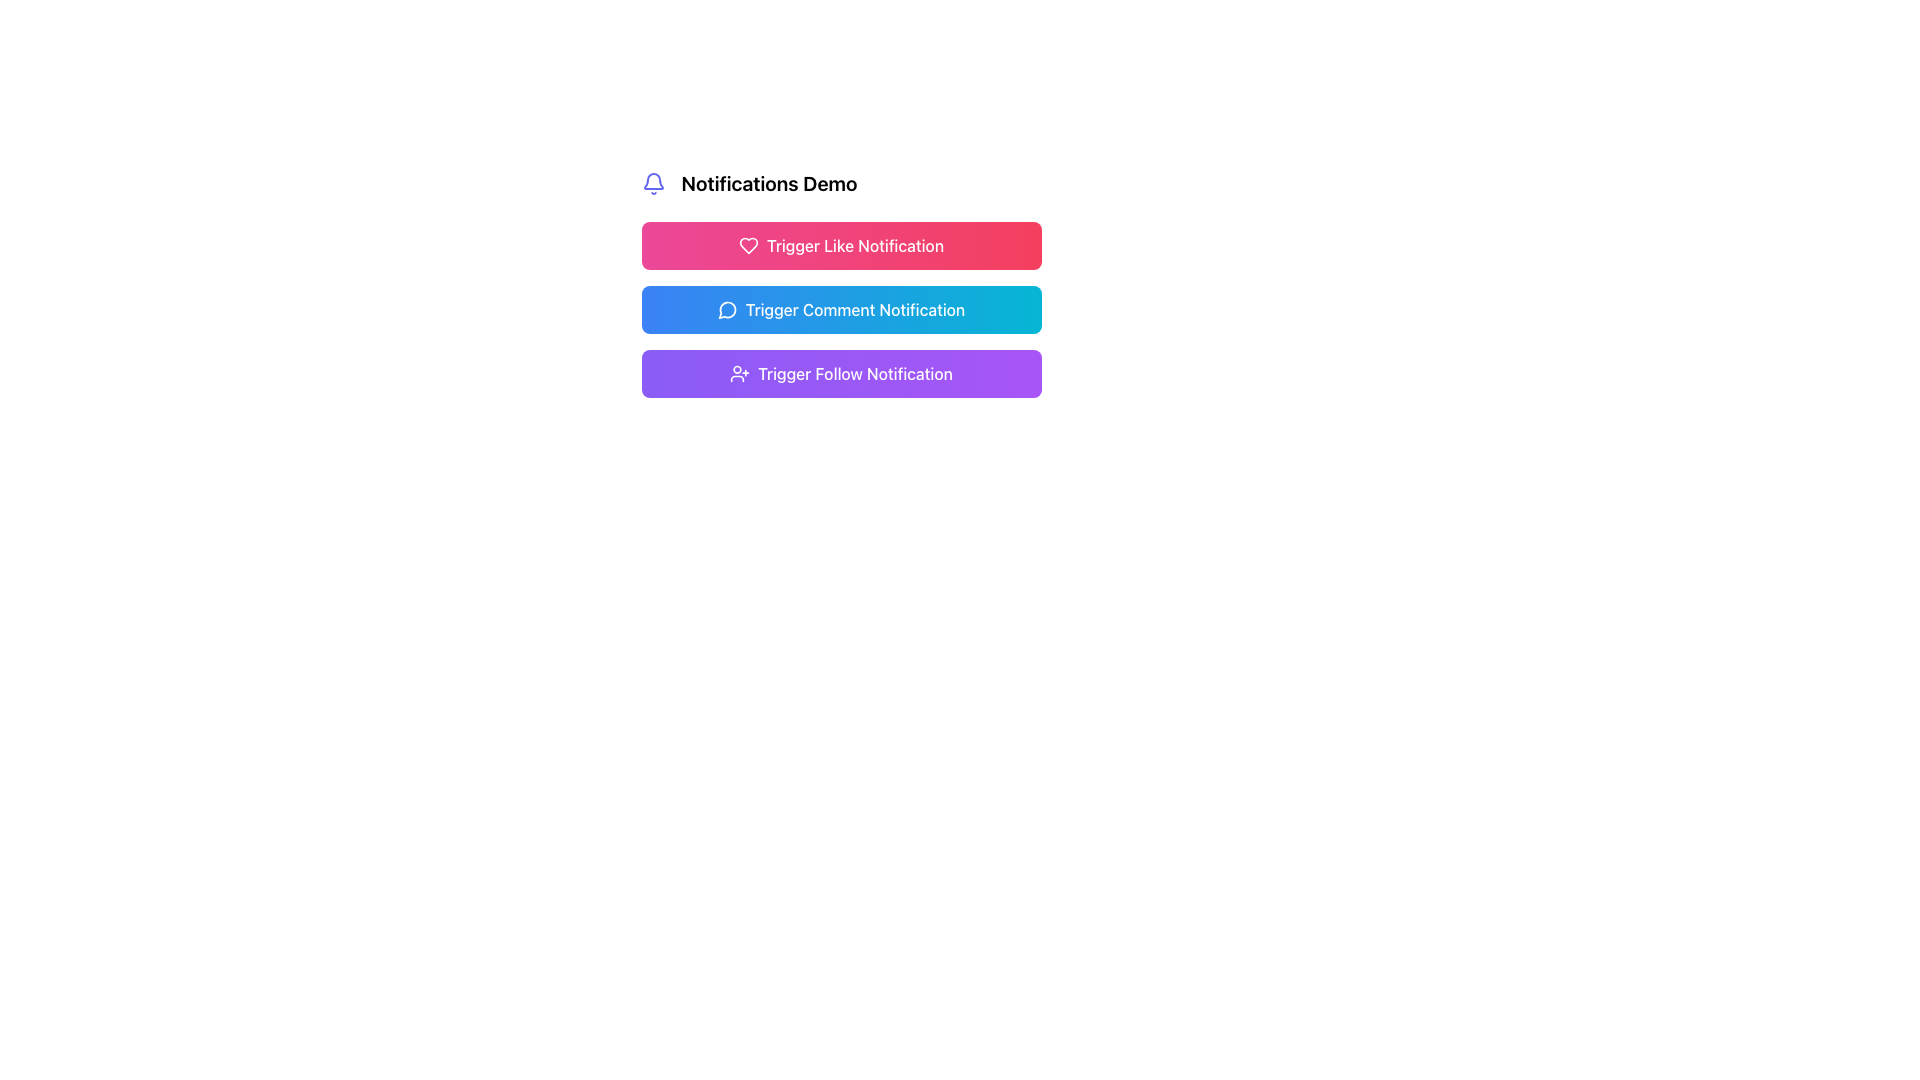 The image size is (1920, 1080). Describe the element at coordinates (855, 309) in the screenshot. I see `text contained in the button labeled 'Trigger Comment Notification', which is styled in white over a blue gradient background and is positioned in the second button of a vertical list` at that location.